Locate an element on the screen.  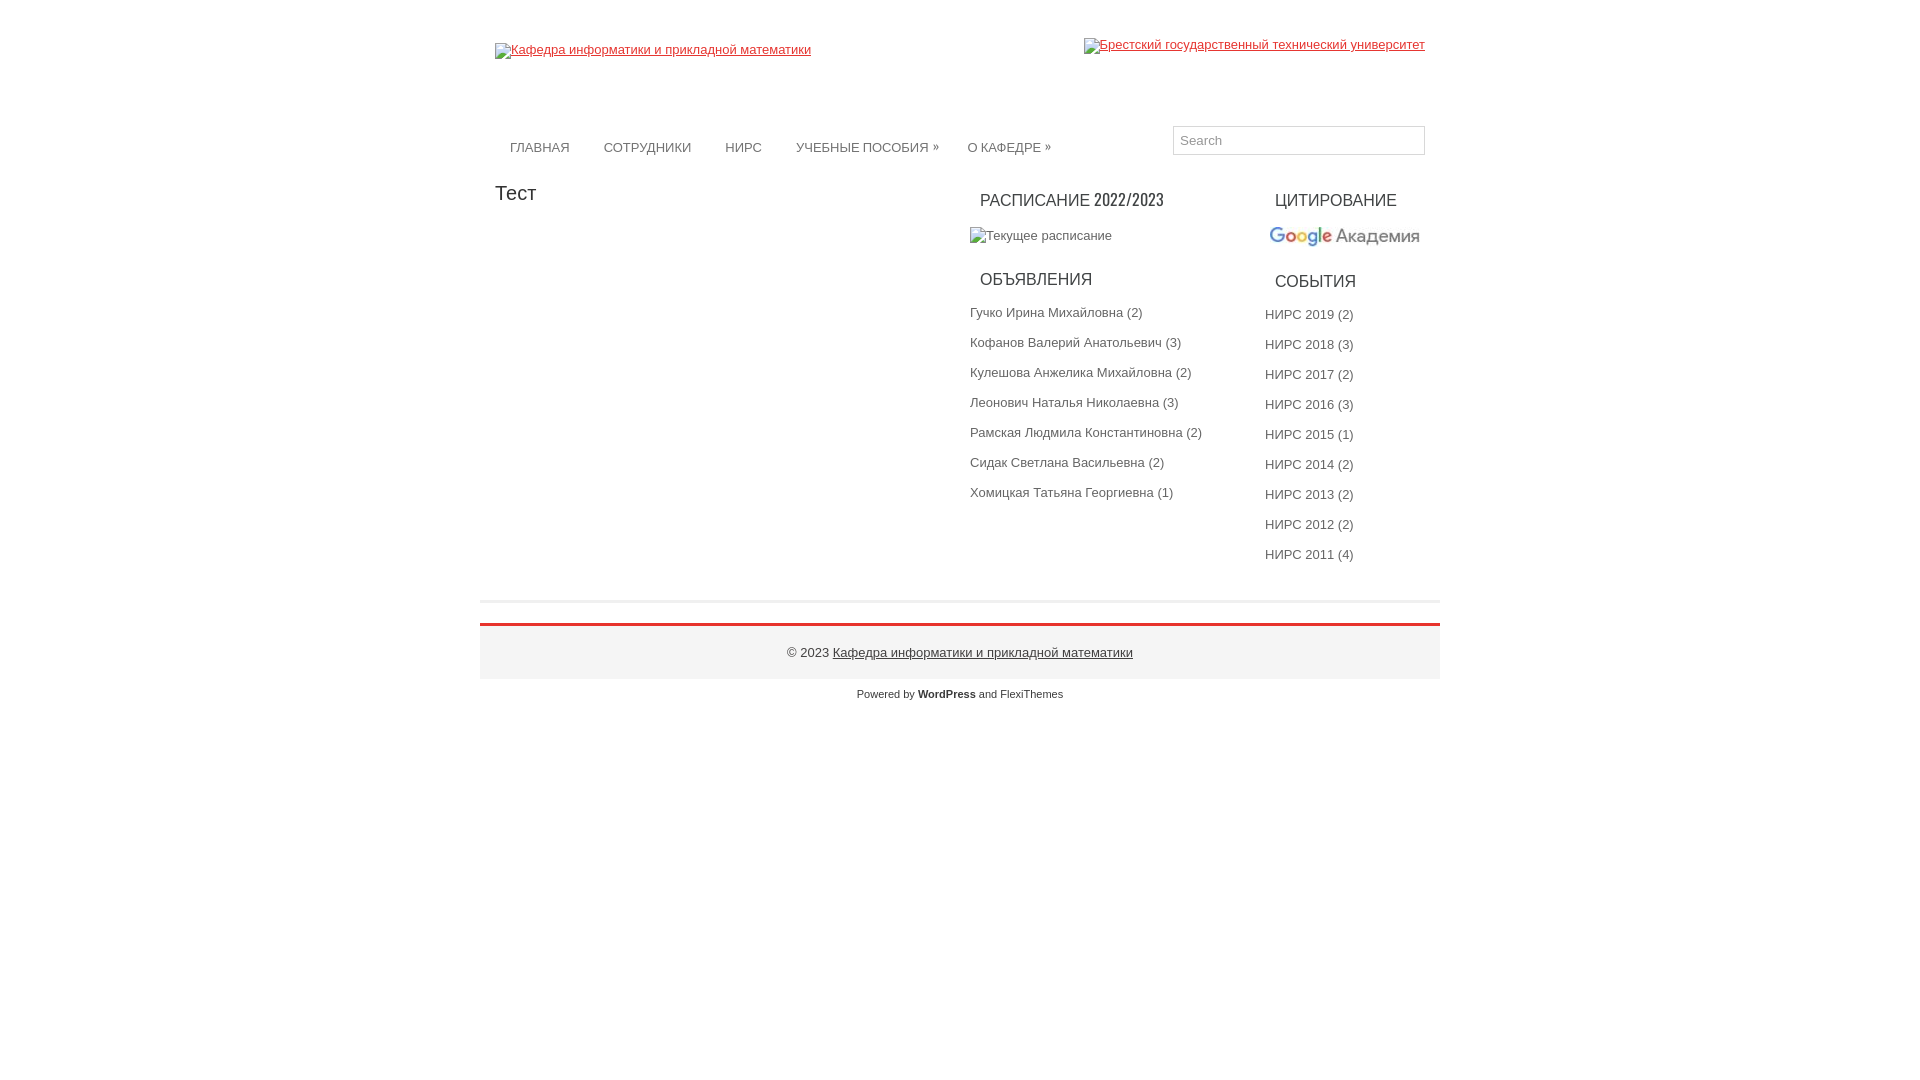
'Type and hit enter' is located at coordinates (1299, 139).